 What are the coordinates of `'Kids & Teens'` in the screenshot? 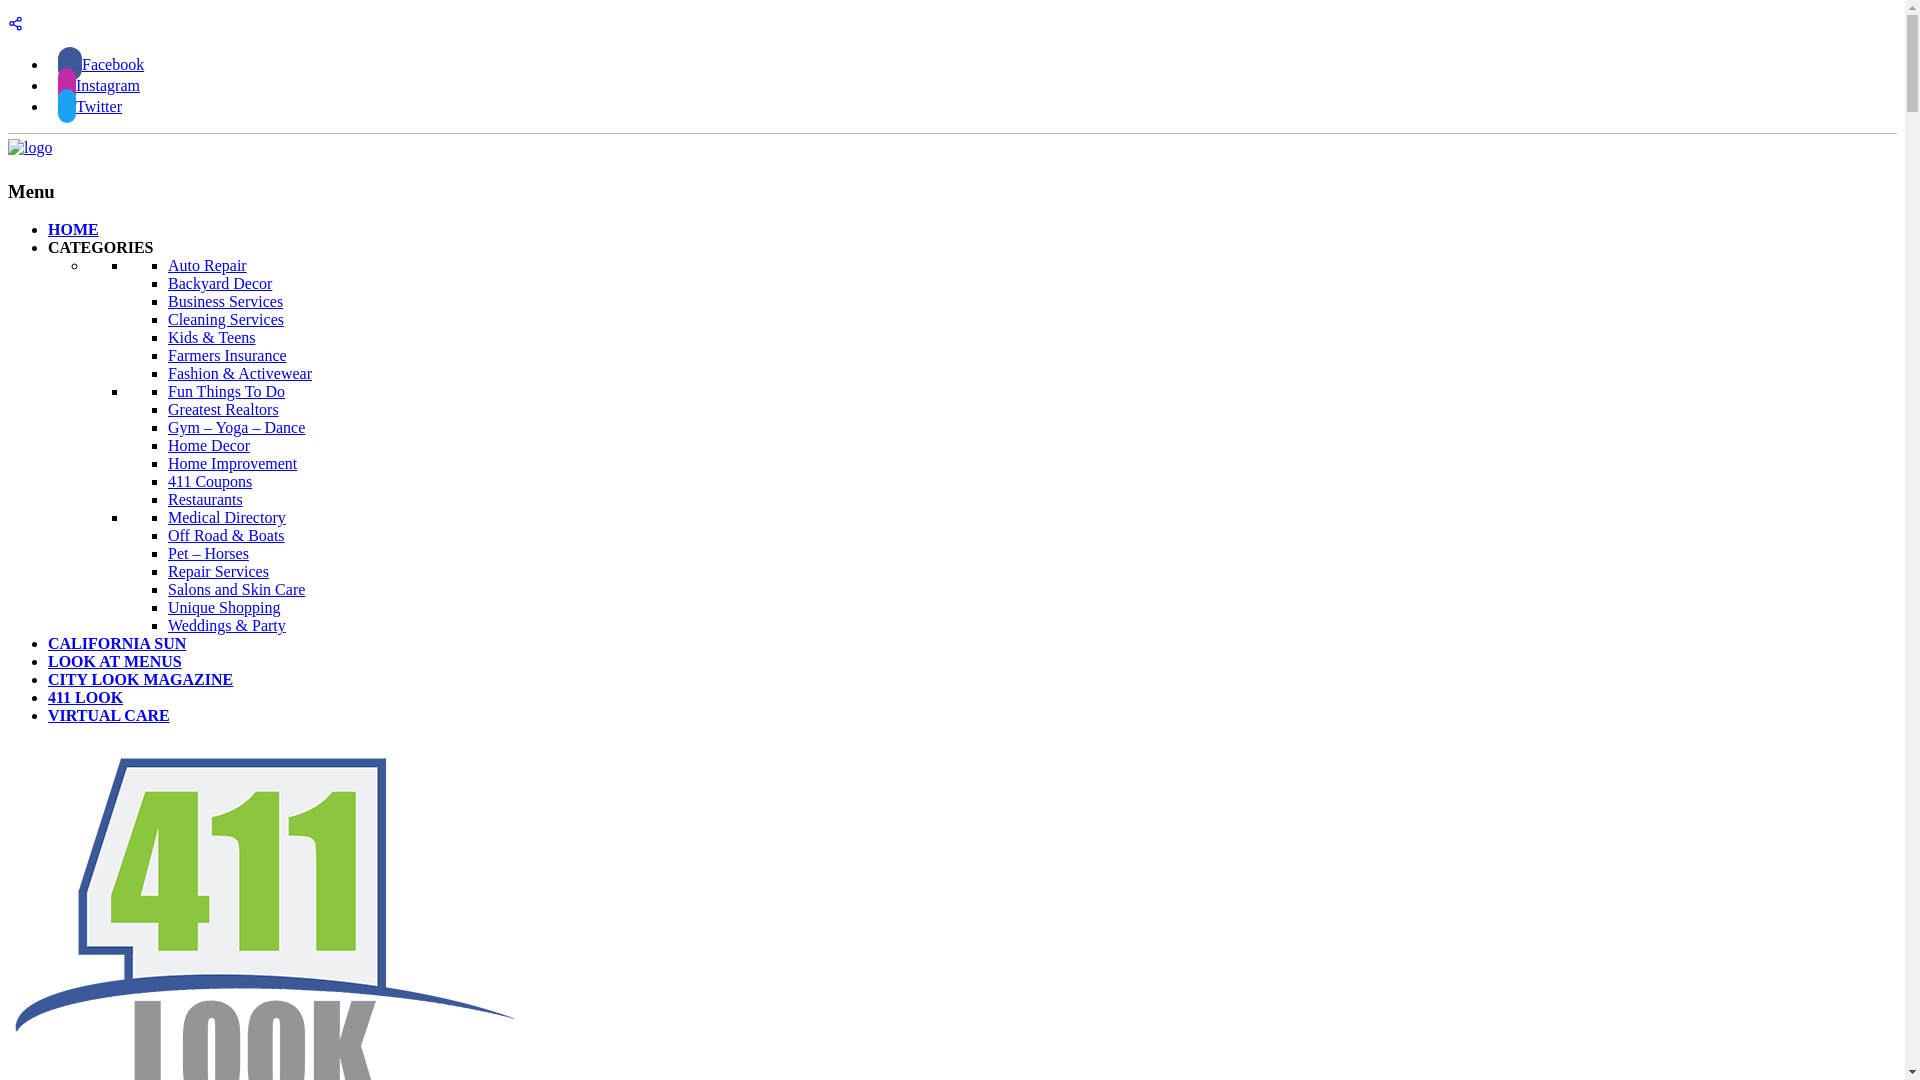 It's located at (211, 336).